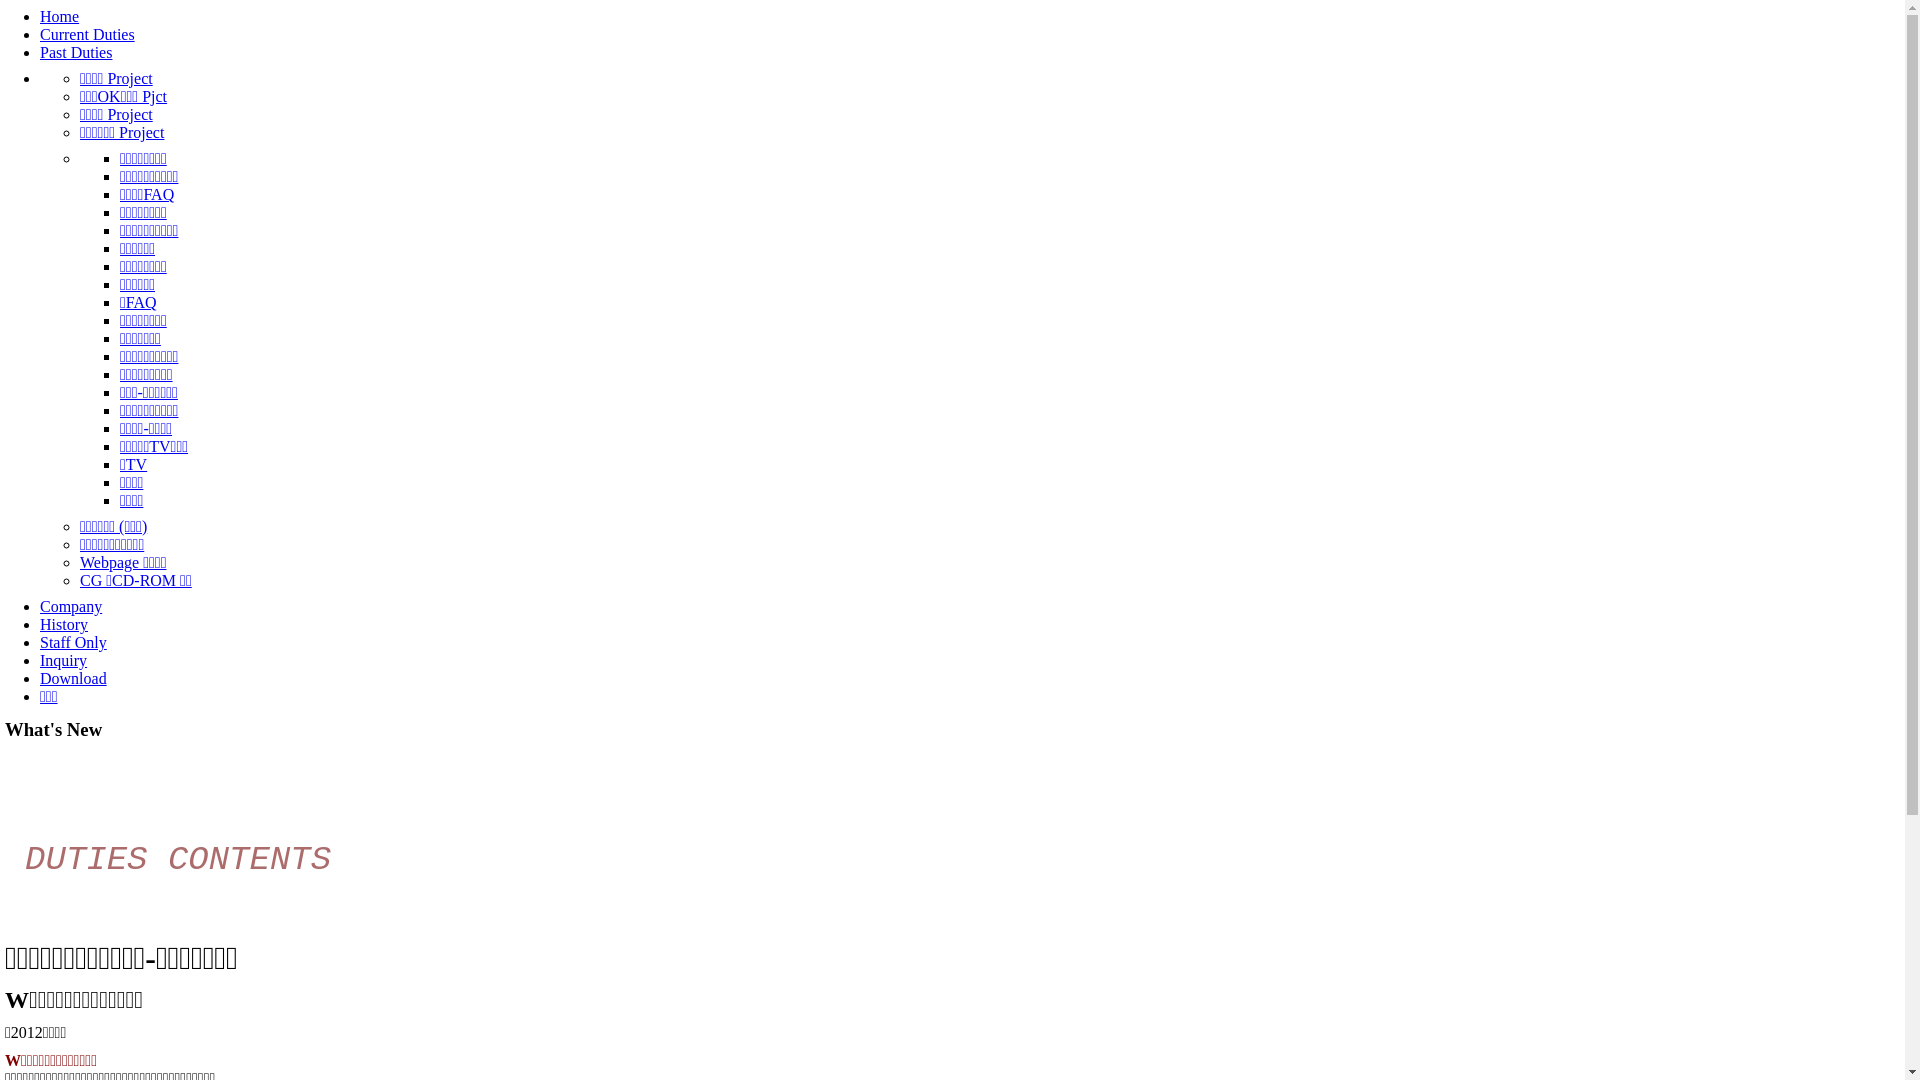 Image resolution: width=1920 pixels, height=1080 pixels. I want to click on 'Inquiry', so click(39, 660).